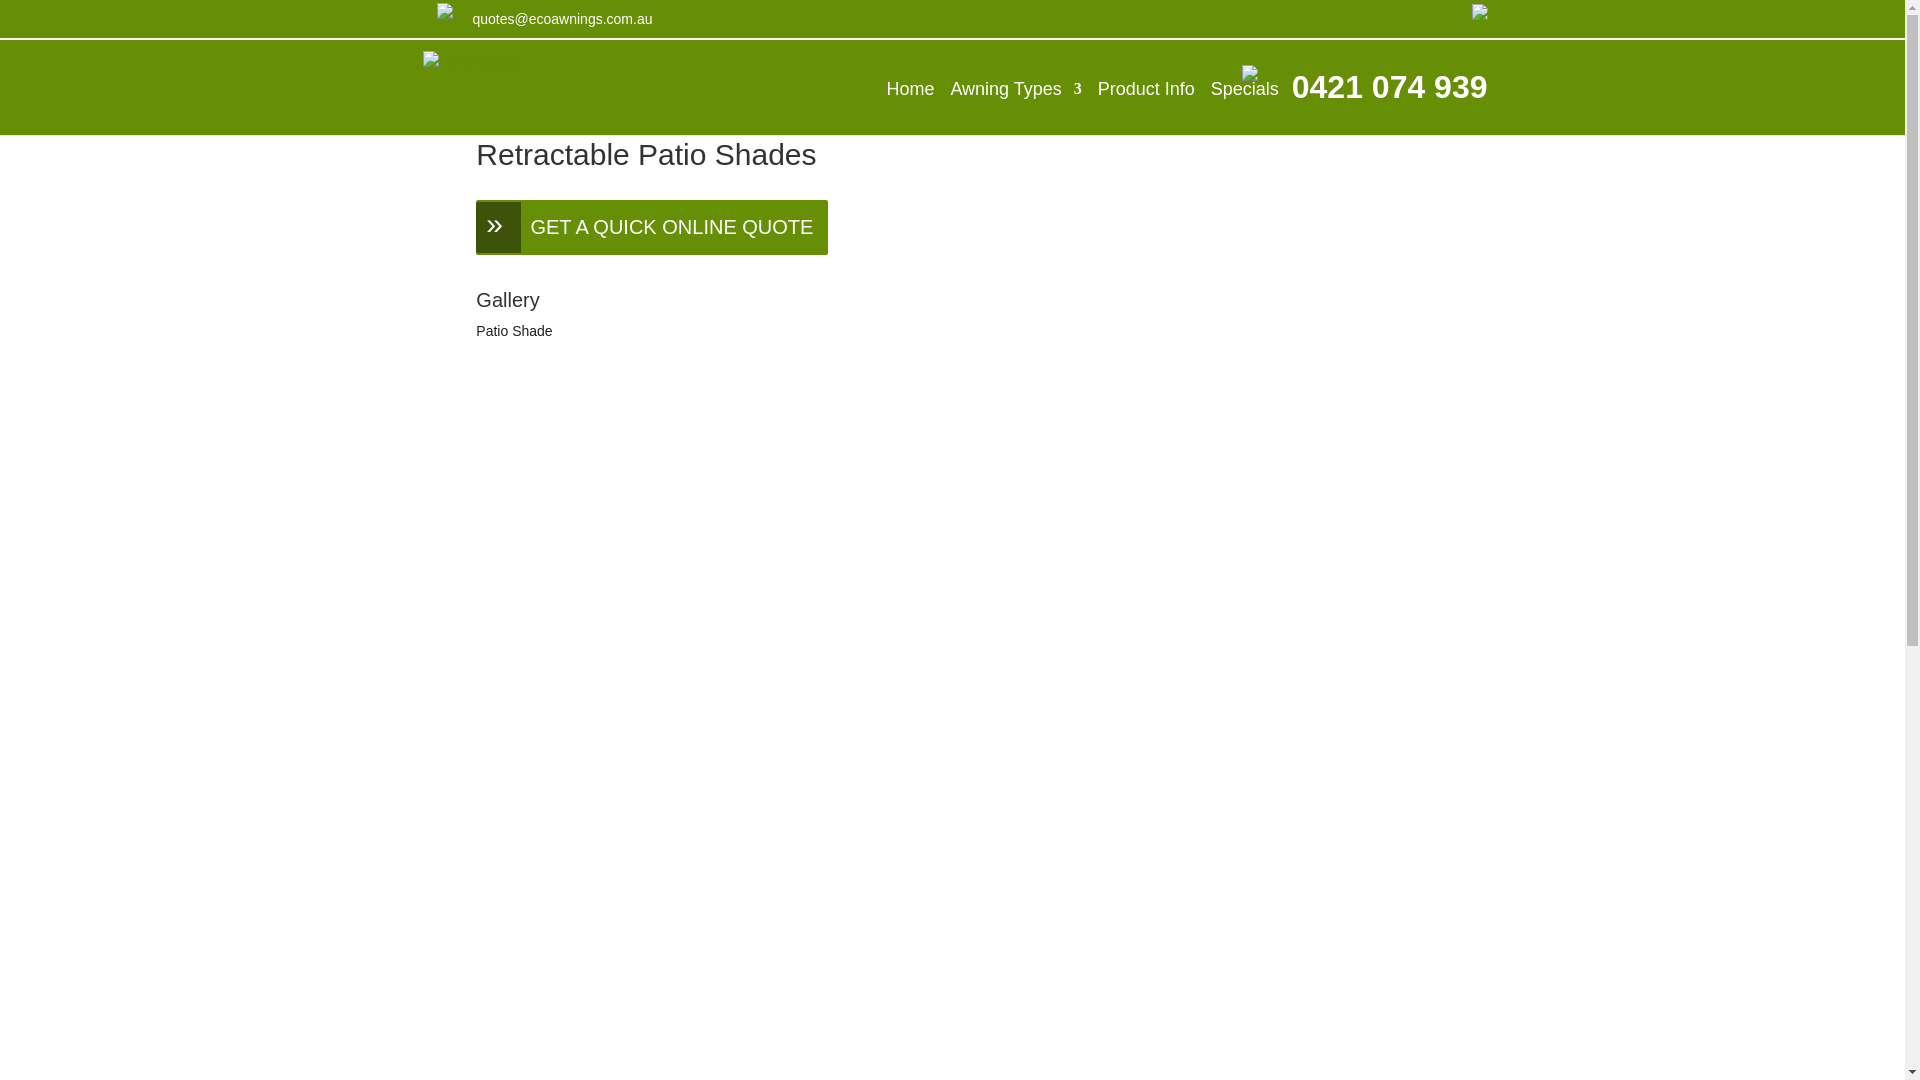  Describe the element at coordinates (560, 18) in the screenshot. I see `'quotes@ecoawnings.com.au'` at that location.